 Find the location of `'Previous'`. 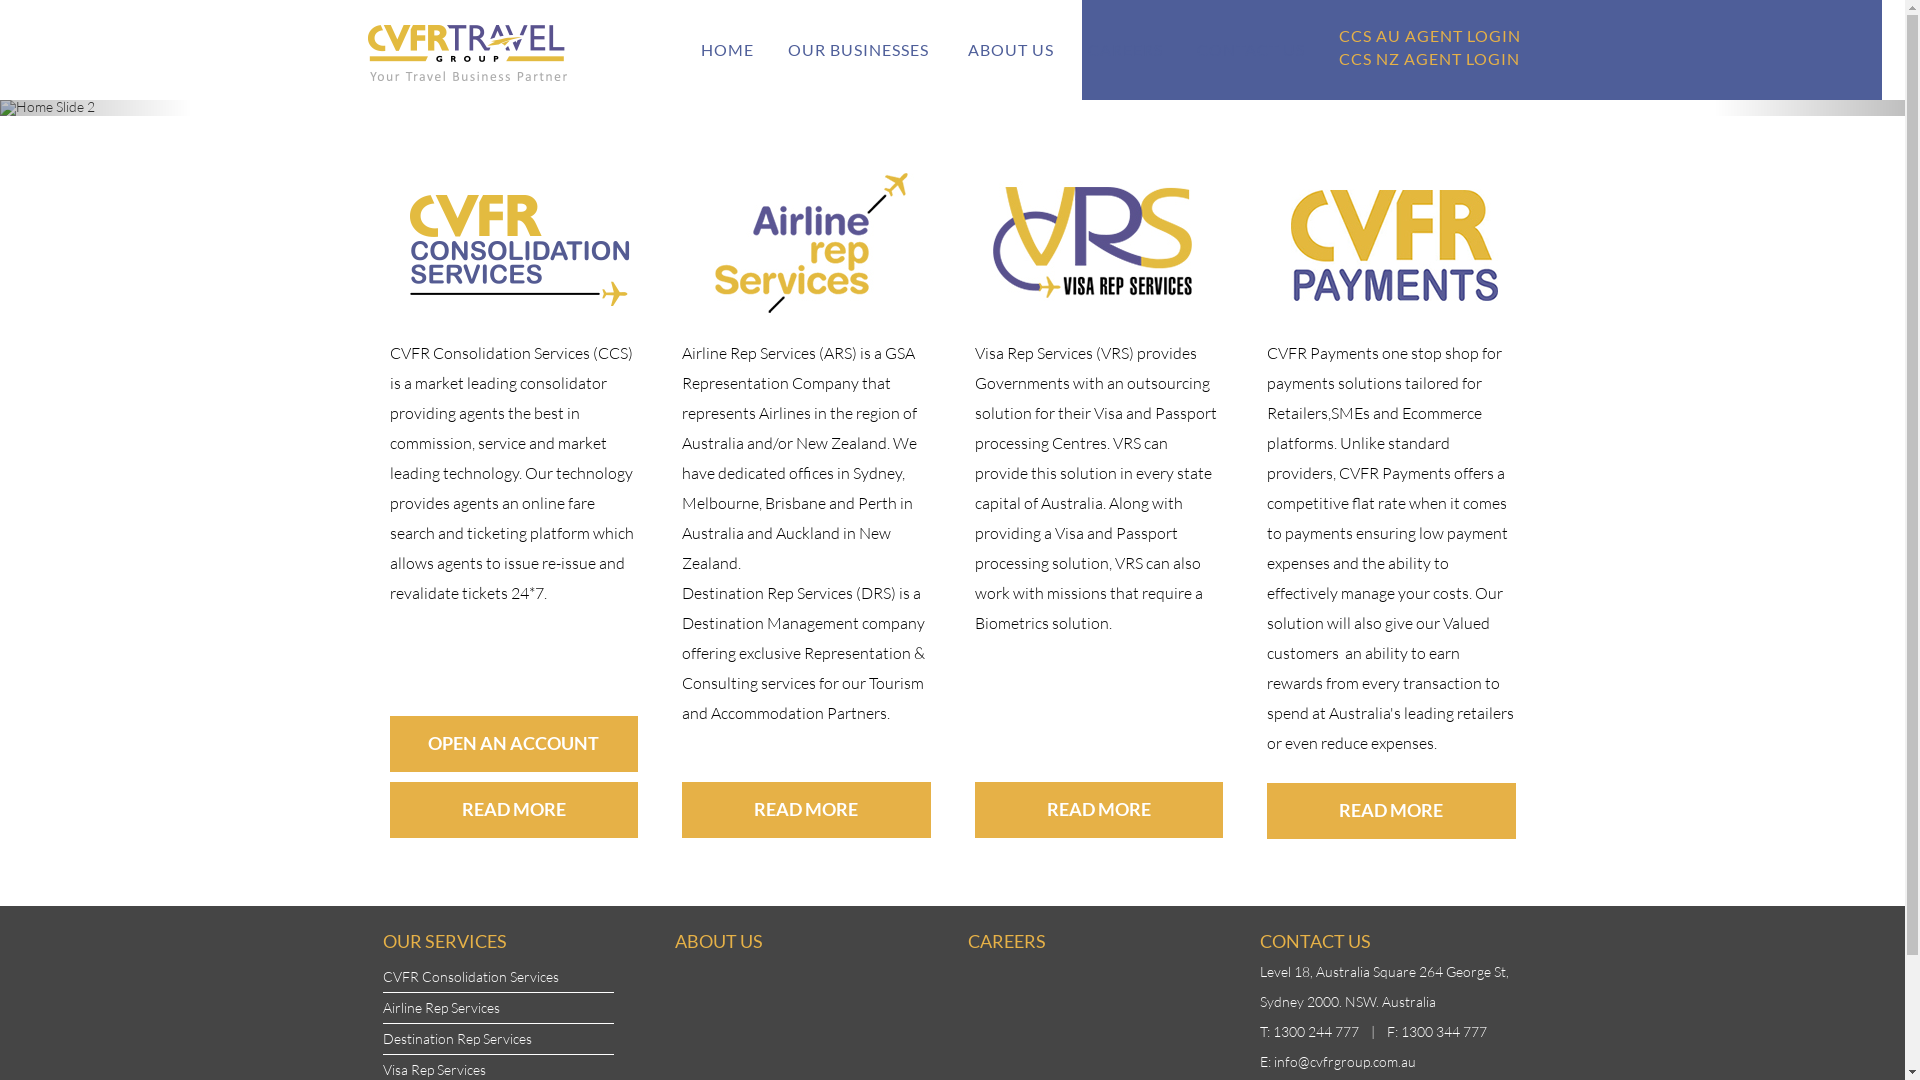

'Previous' is located at coordinates (0, 108).